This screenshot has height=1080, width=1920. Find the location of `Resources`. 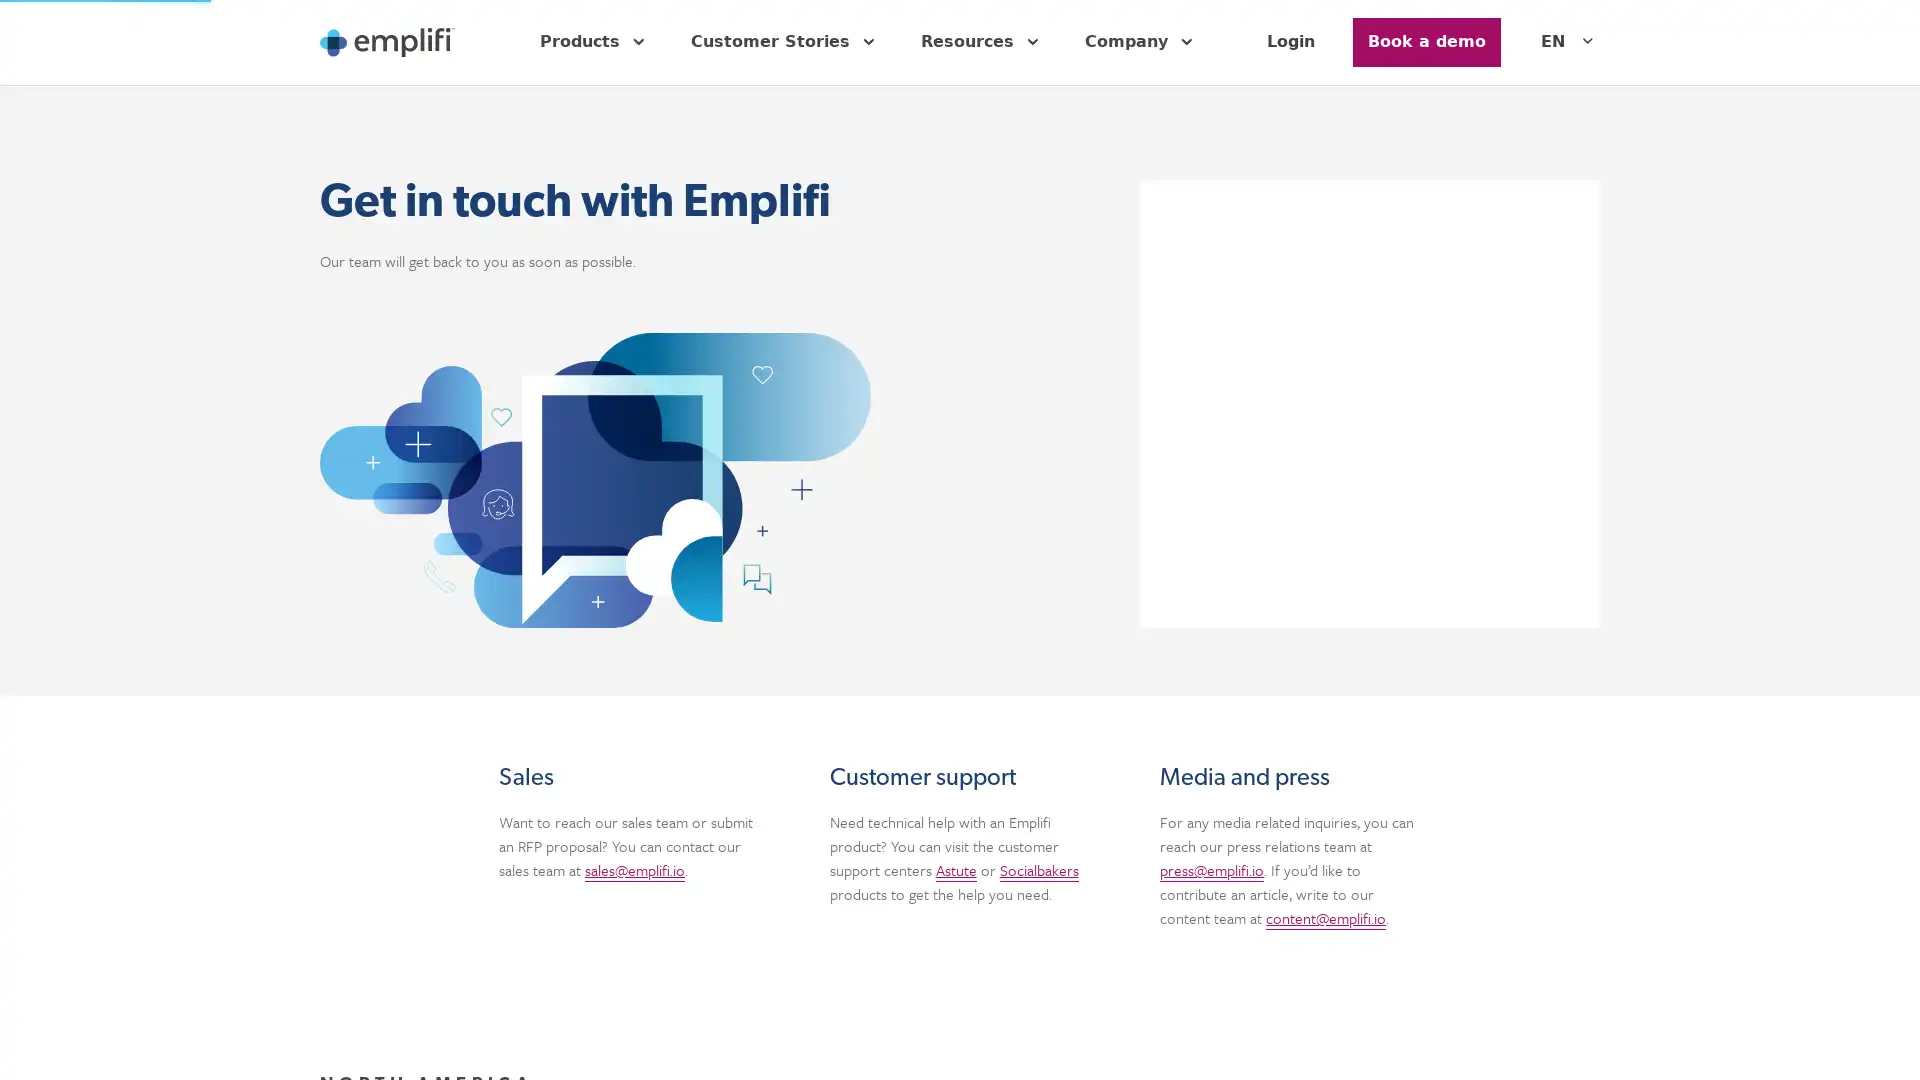

Resources is located at coordinates (983, 42).